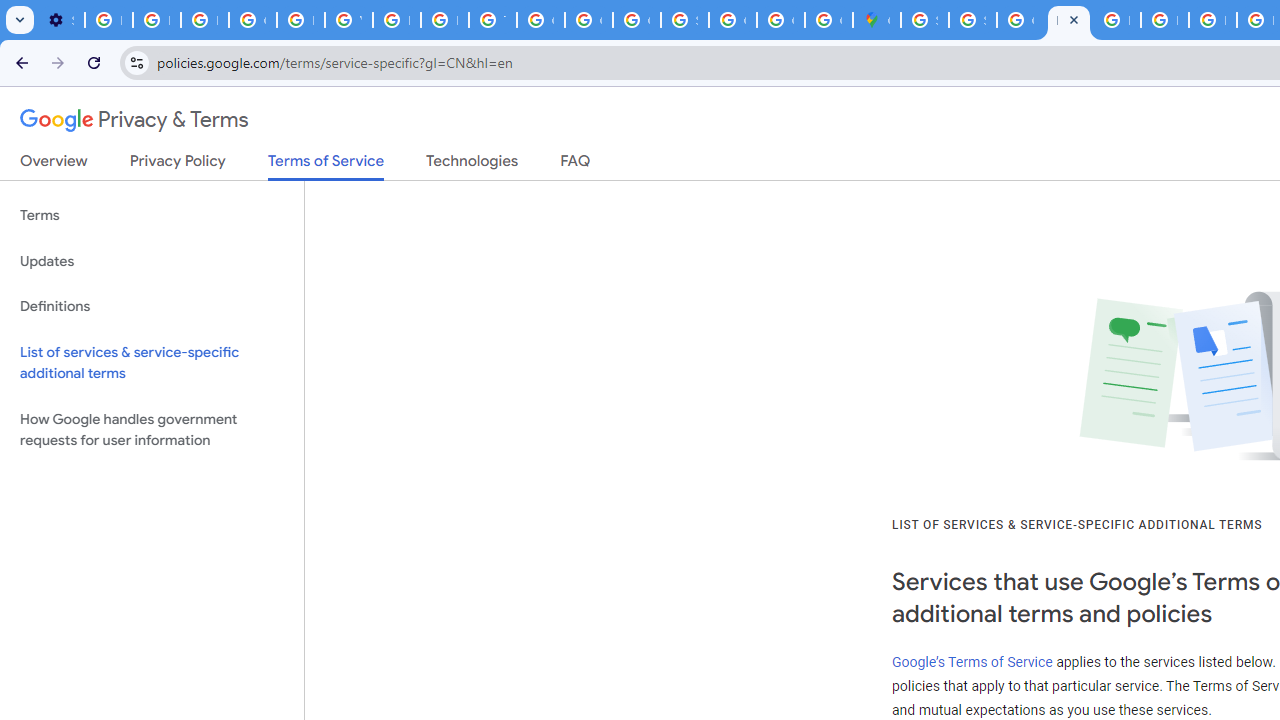  What do you see at coordinates (1164, 20) in the screenshot?
I see `'Privacy Help Center - Policies Help'` at bounding box center [1164, 20].